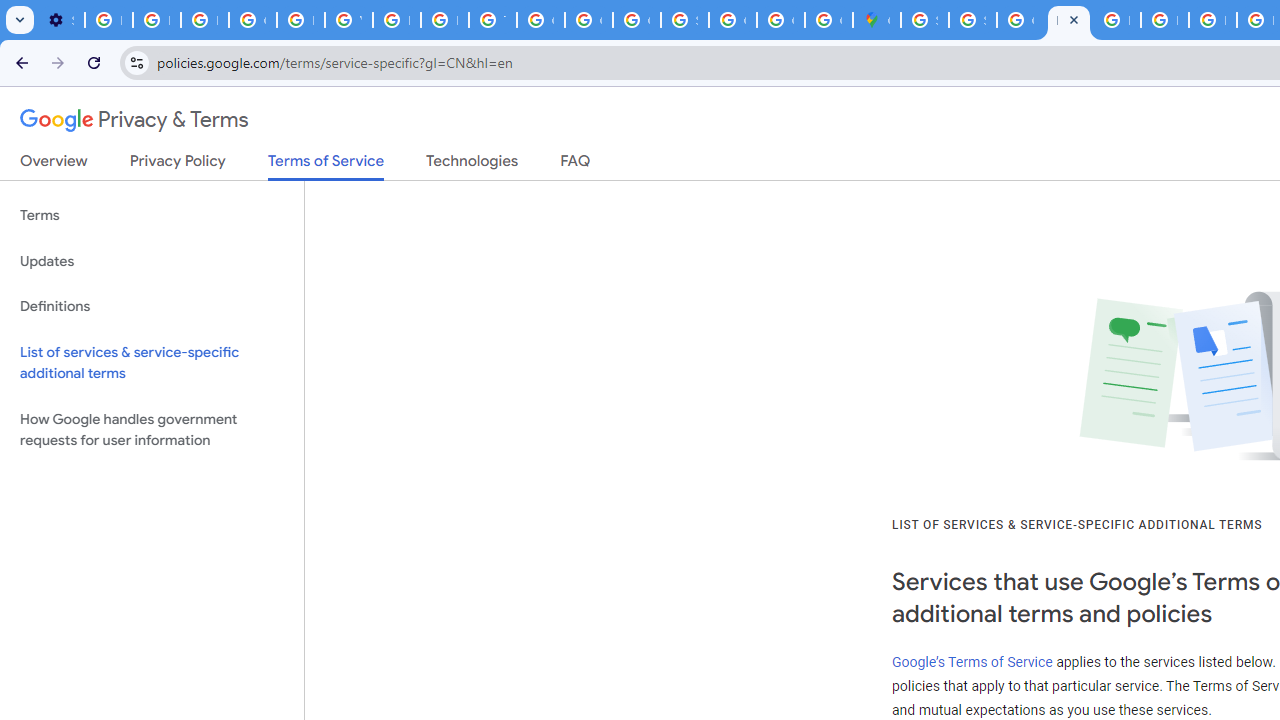  What do you see at coordinates (1164, 20) in the screenshot?
I see `'Privacy Help Center - Policies Help'` at bounding box center [1164, 20].